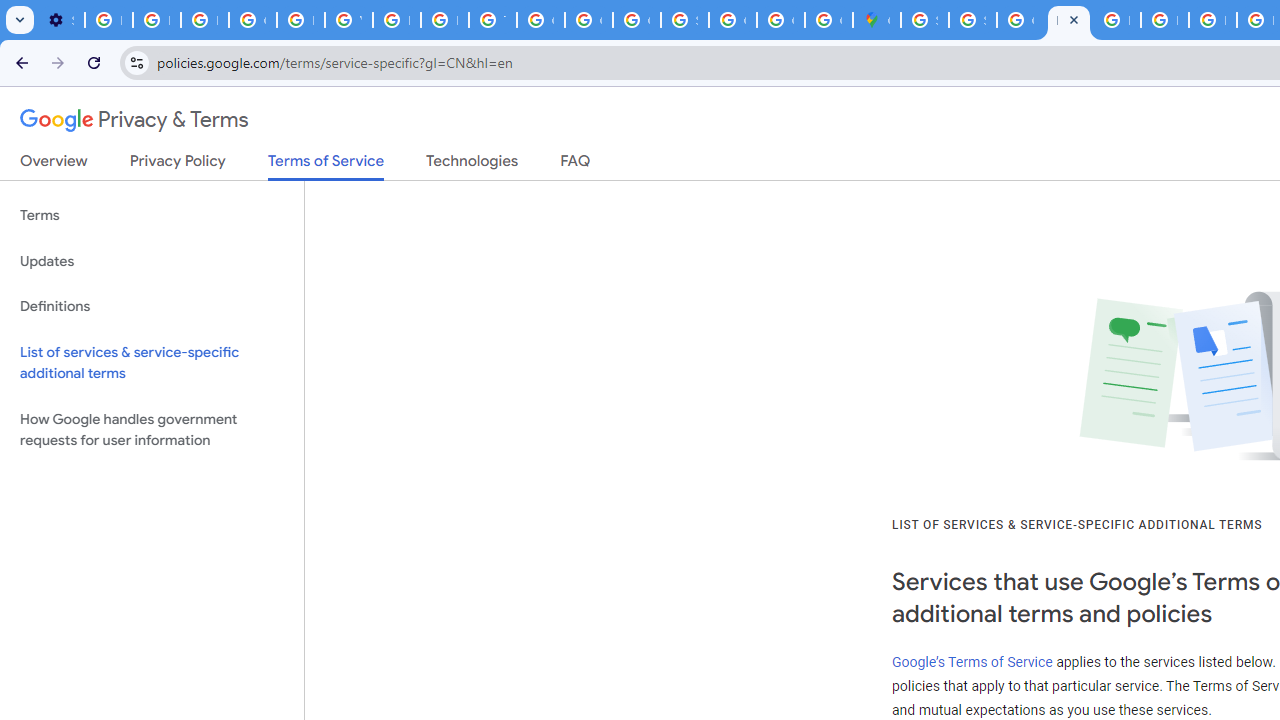  What do you see at coordinates (1164, 20) in the screenshot?
I see `'Privacy Help Center - Policies Help'` at bounding box center [1164, 20].